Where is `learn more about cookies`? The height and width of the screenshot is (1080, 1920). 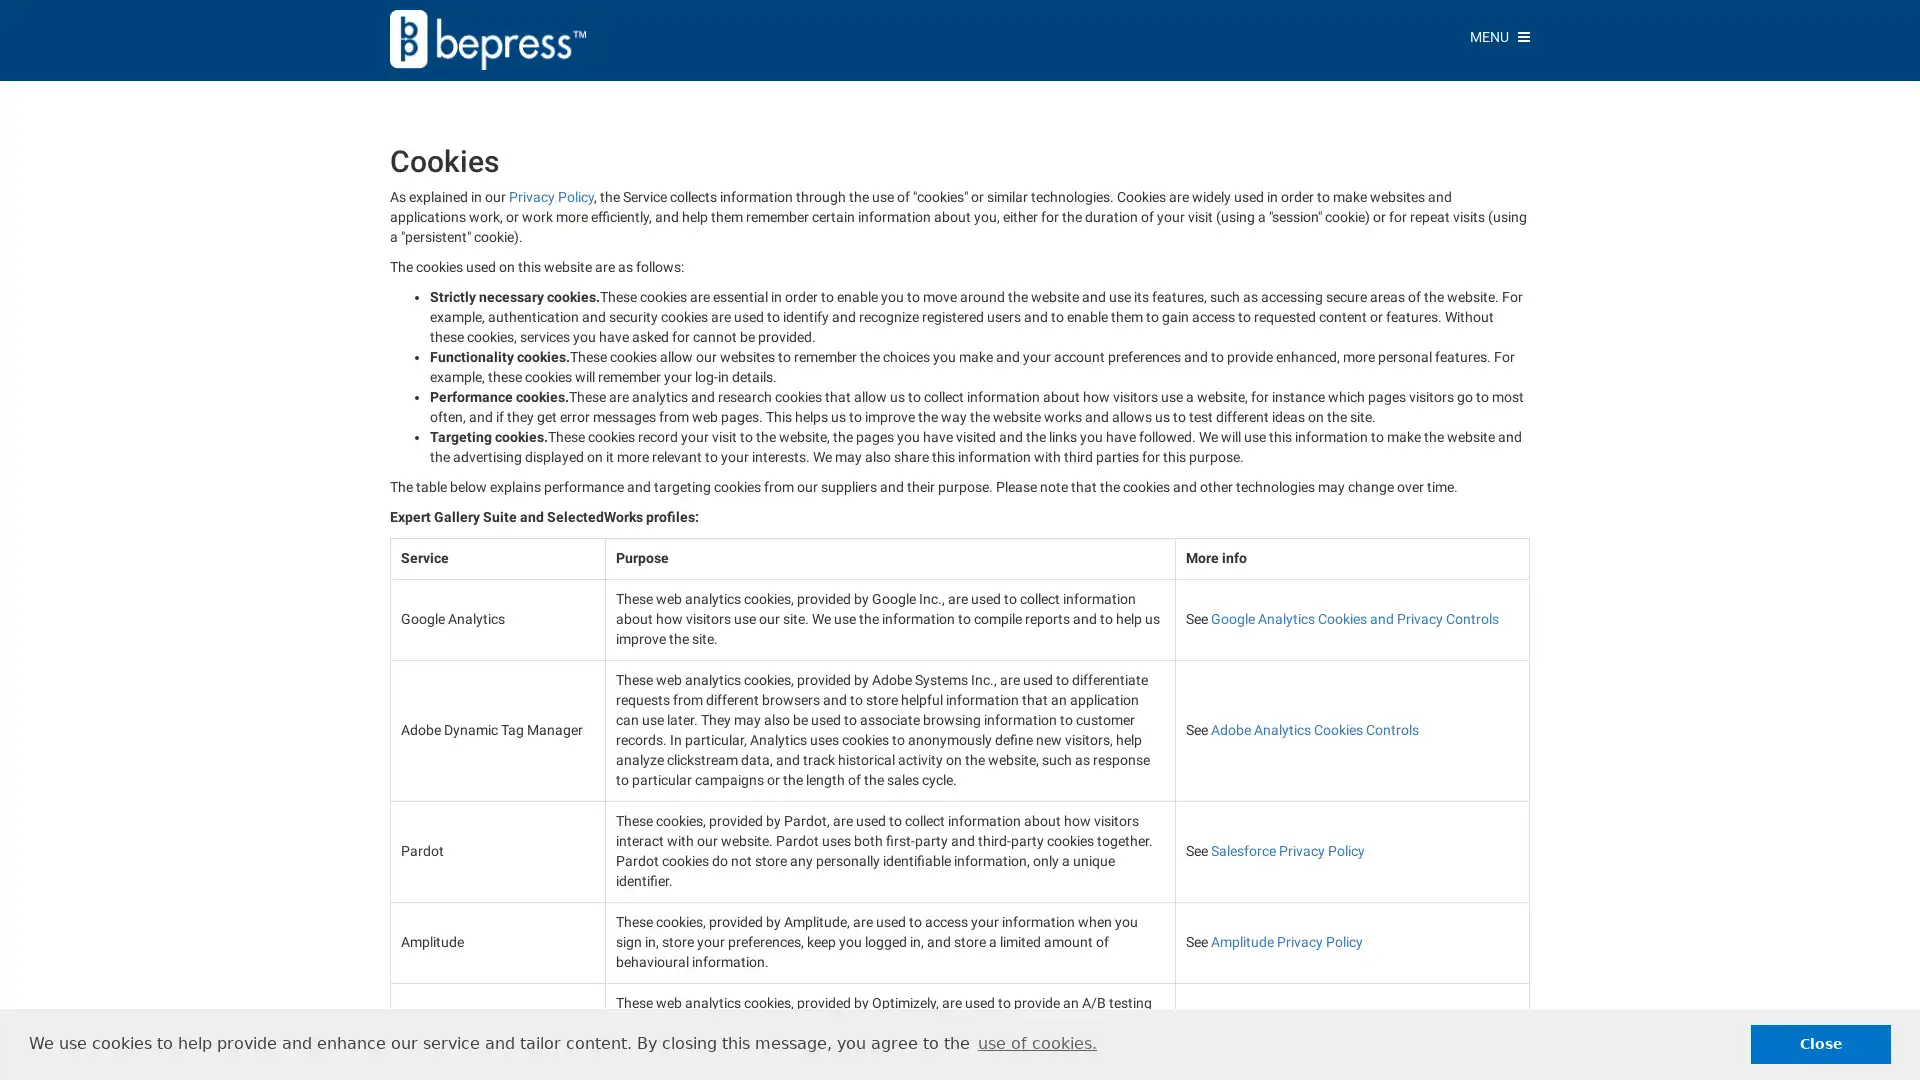
learn more about cookies is located at coordinates (1036, 1043).